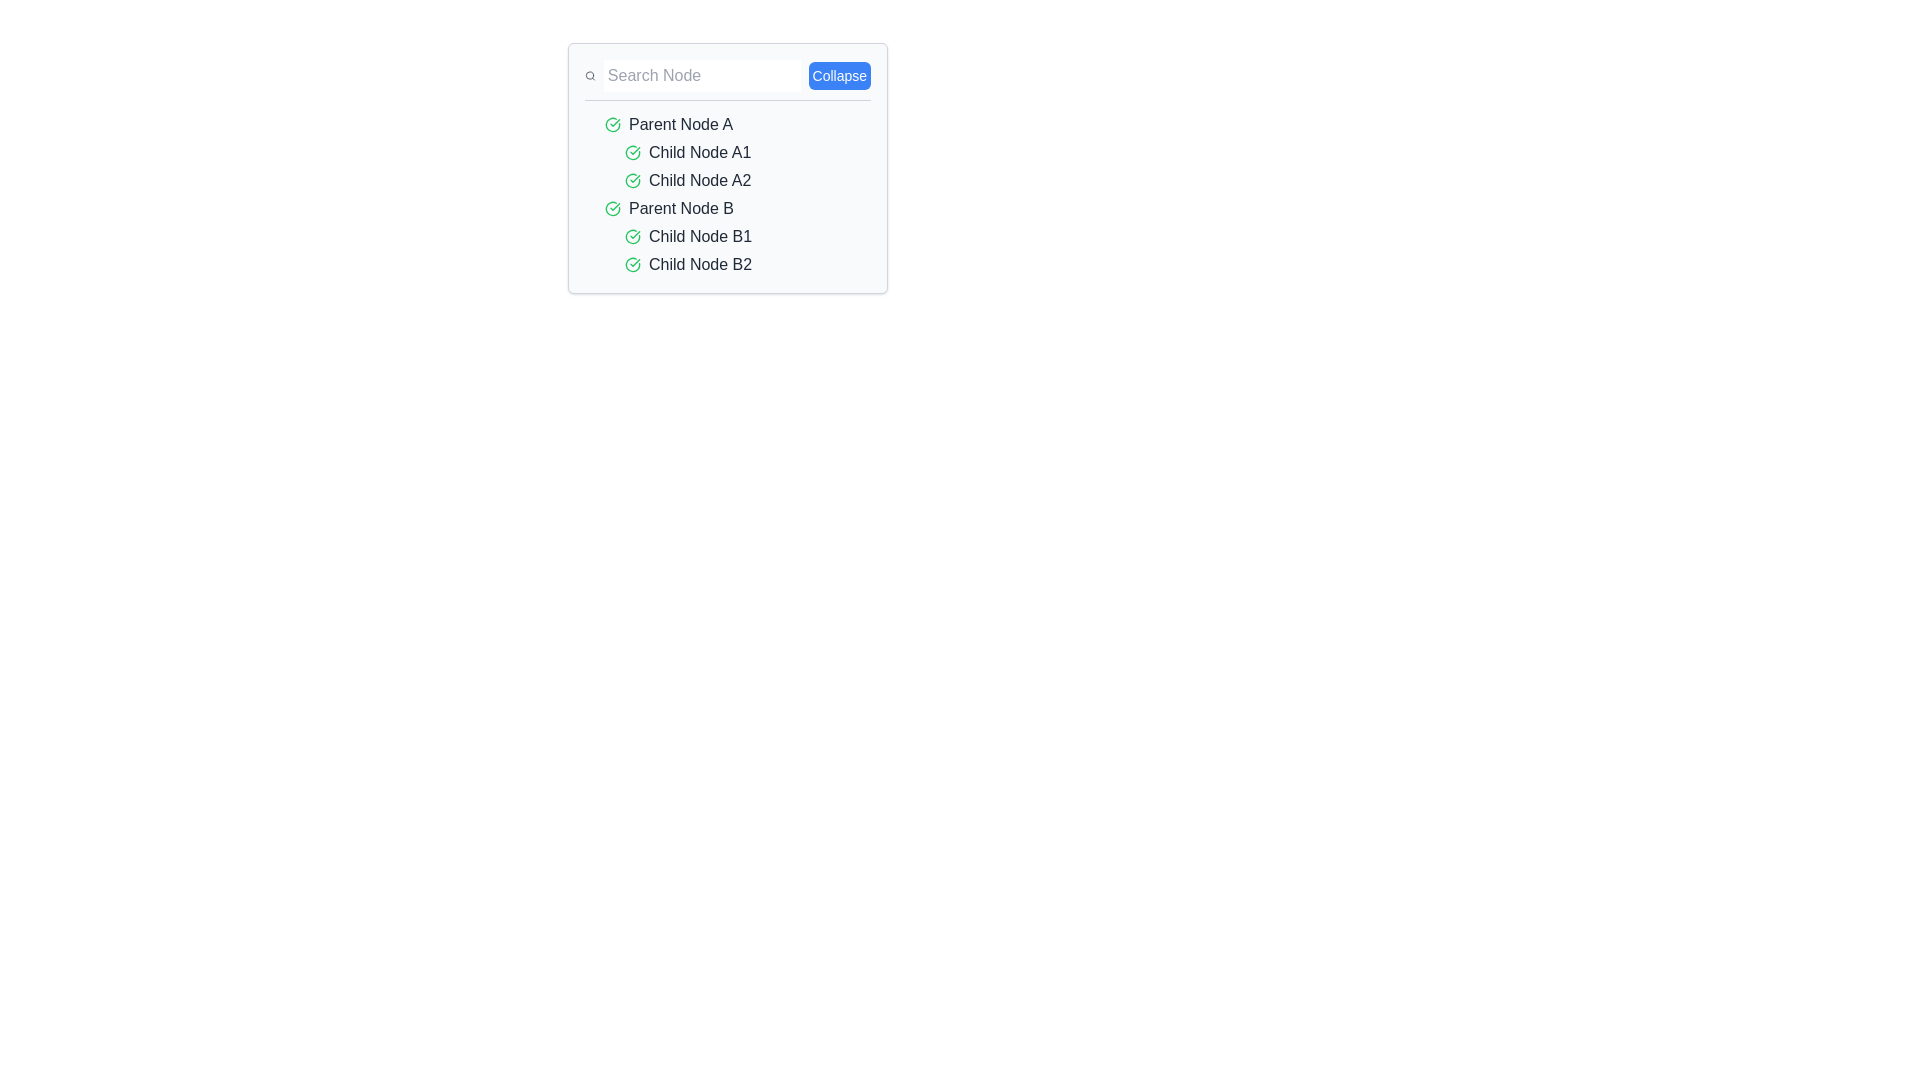  Describe the element at coordinates (681, 124) in the screenshot. I see `the Text element that serves as a node title under the 'Search Node' header, which is the first item in the list of a hierarchical tree structure` at that location.